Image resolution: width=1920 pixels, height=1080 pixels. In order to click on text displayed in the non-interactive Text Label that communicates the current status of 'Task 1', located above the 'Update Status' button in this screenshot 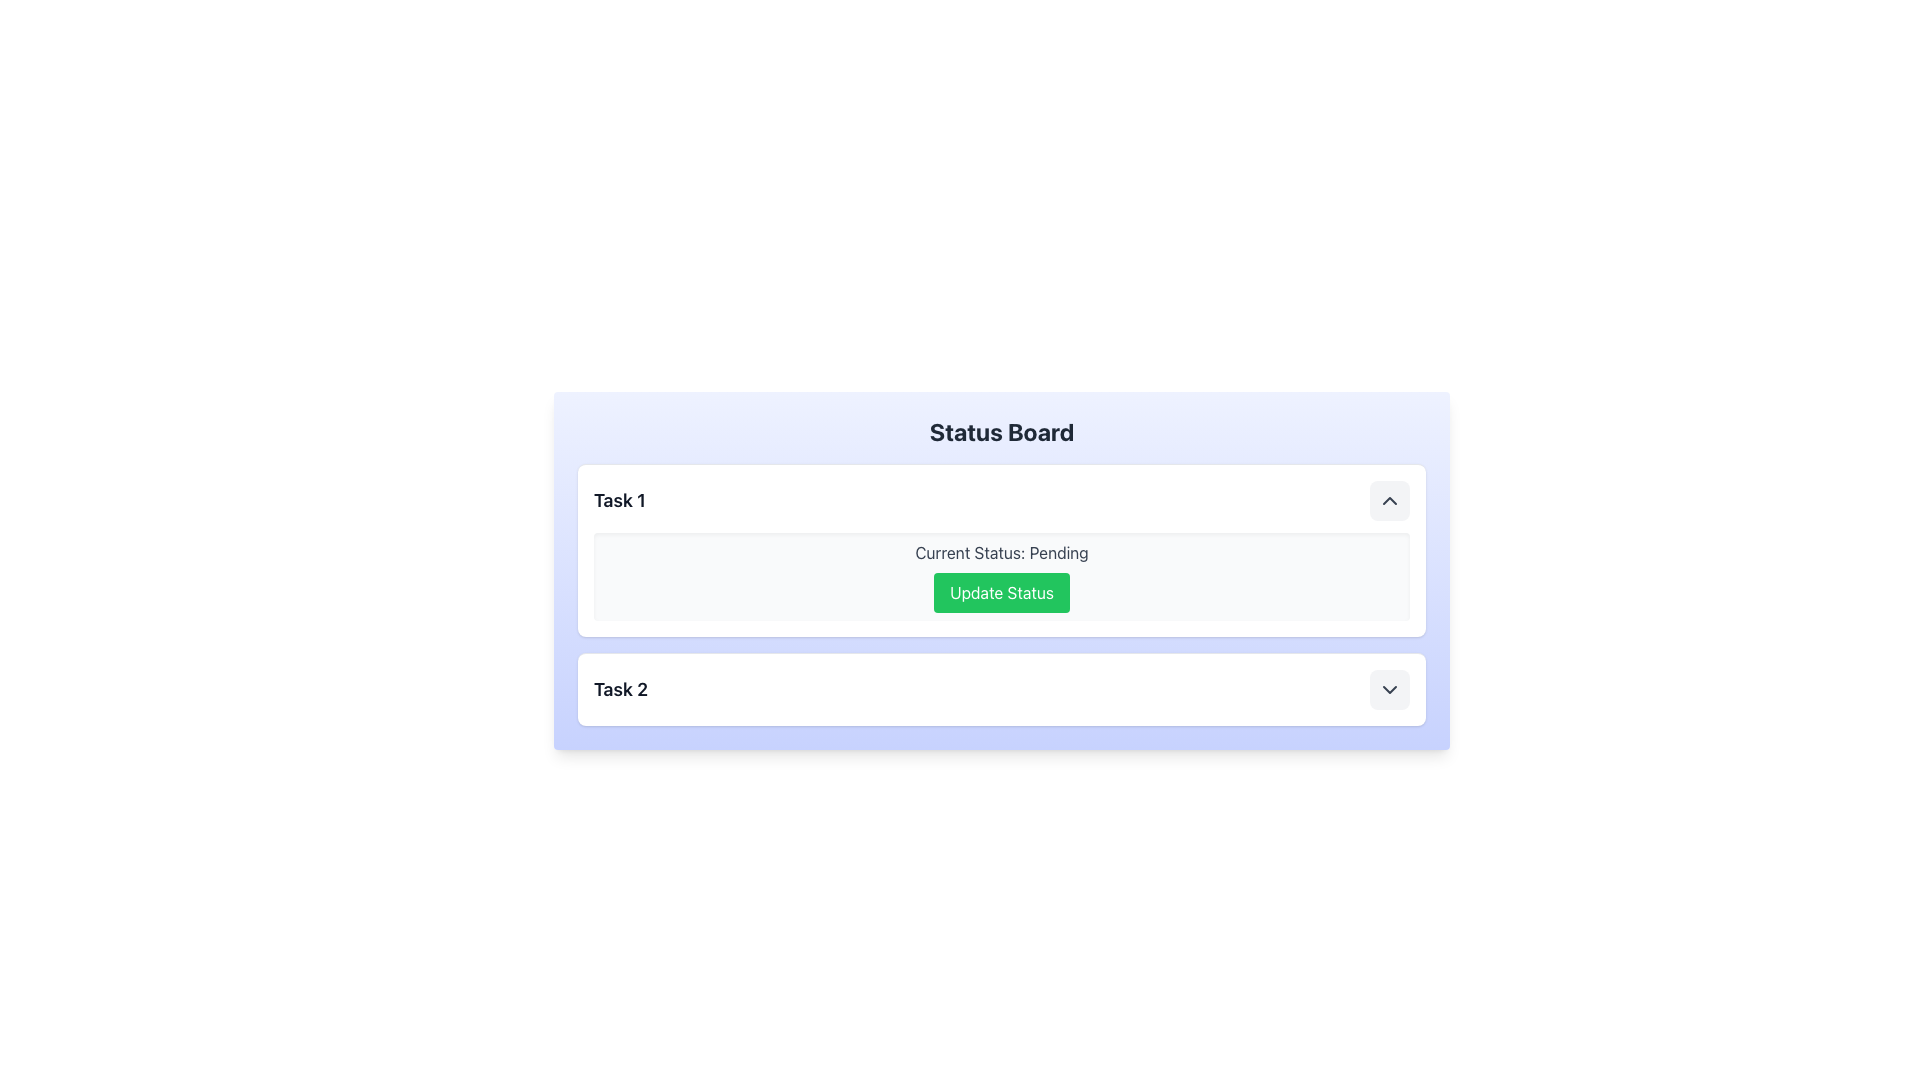, I will do `click(1002, 552)`.